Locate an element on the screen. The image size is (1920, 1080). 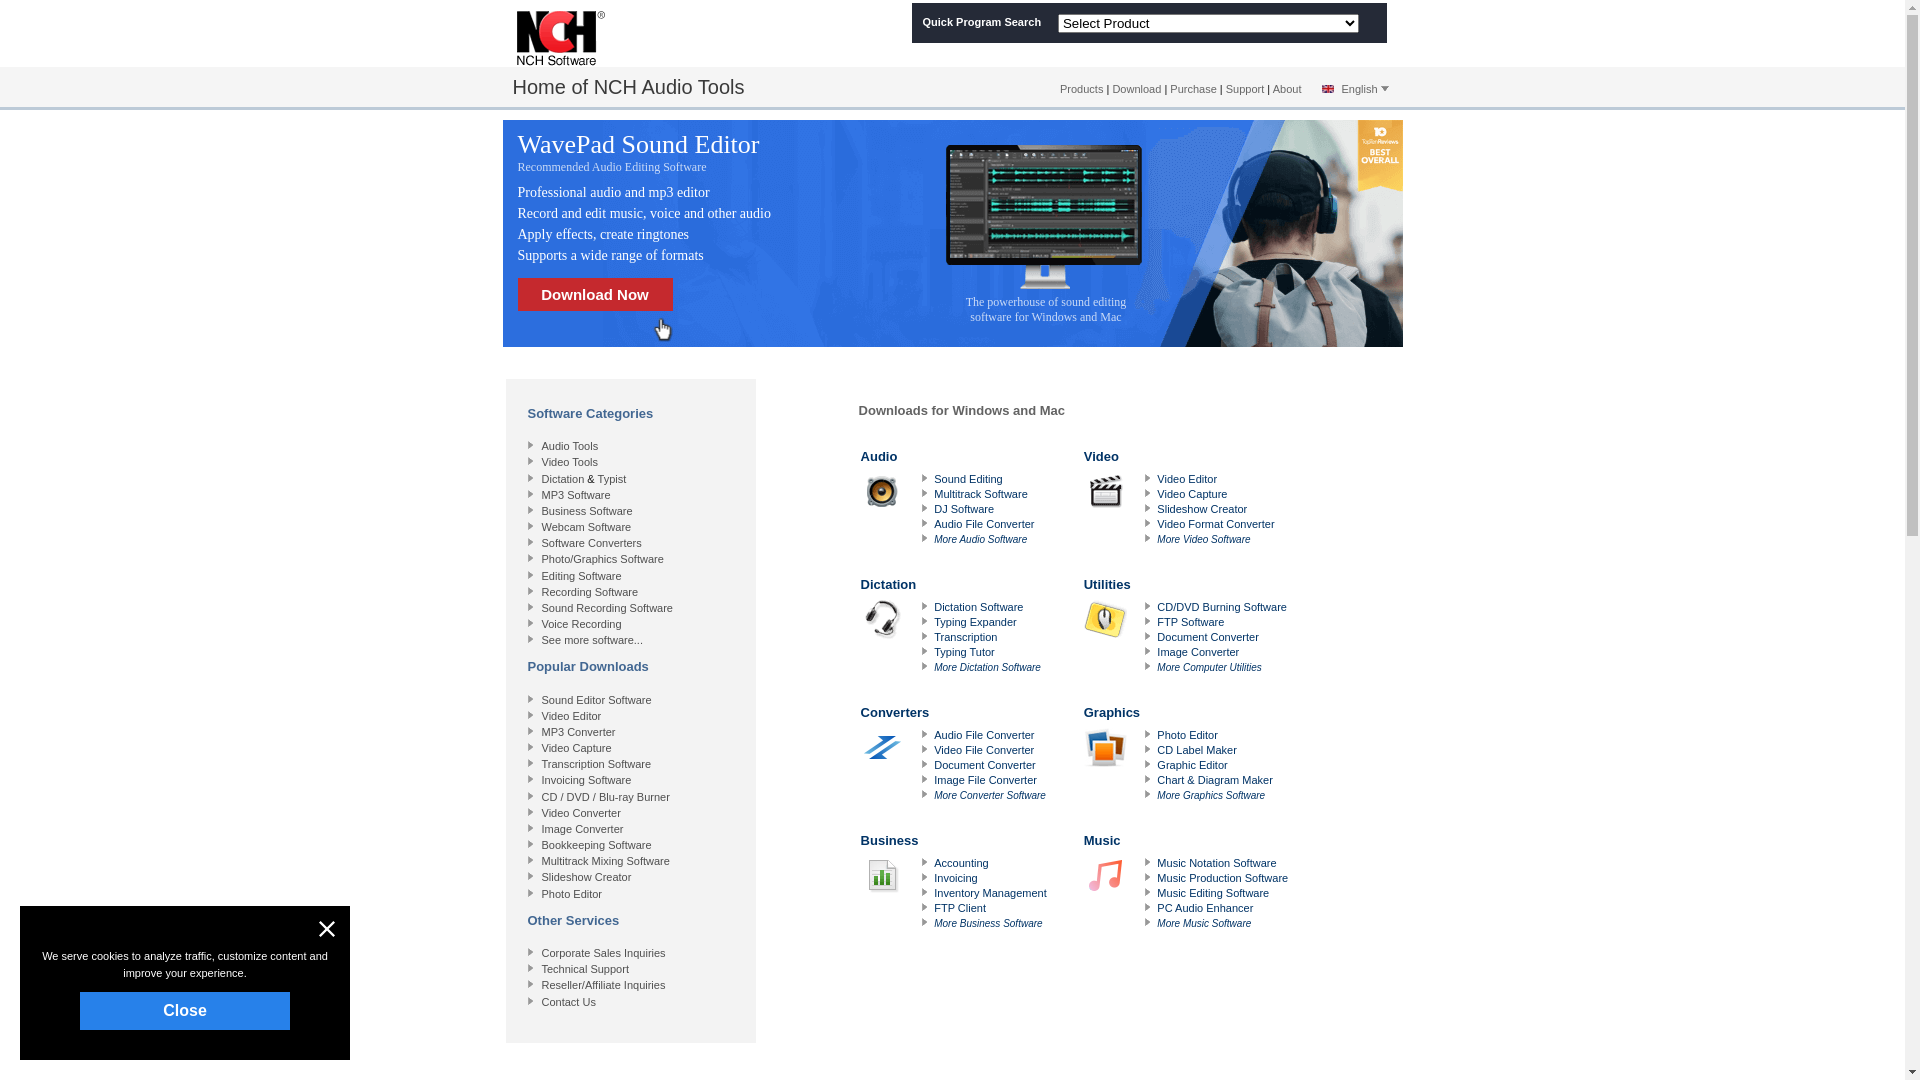
'More Computer Utilities' is located at coordinates (1156, 667).